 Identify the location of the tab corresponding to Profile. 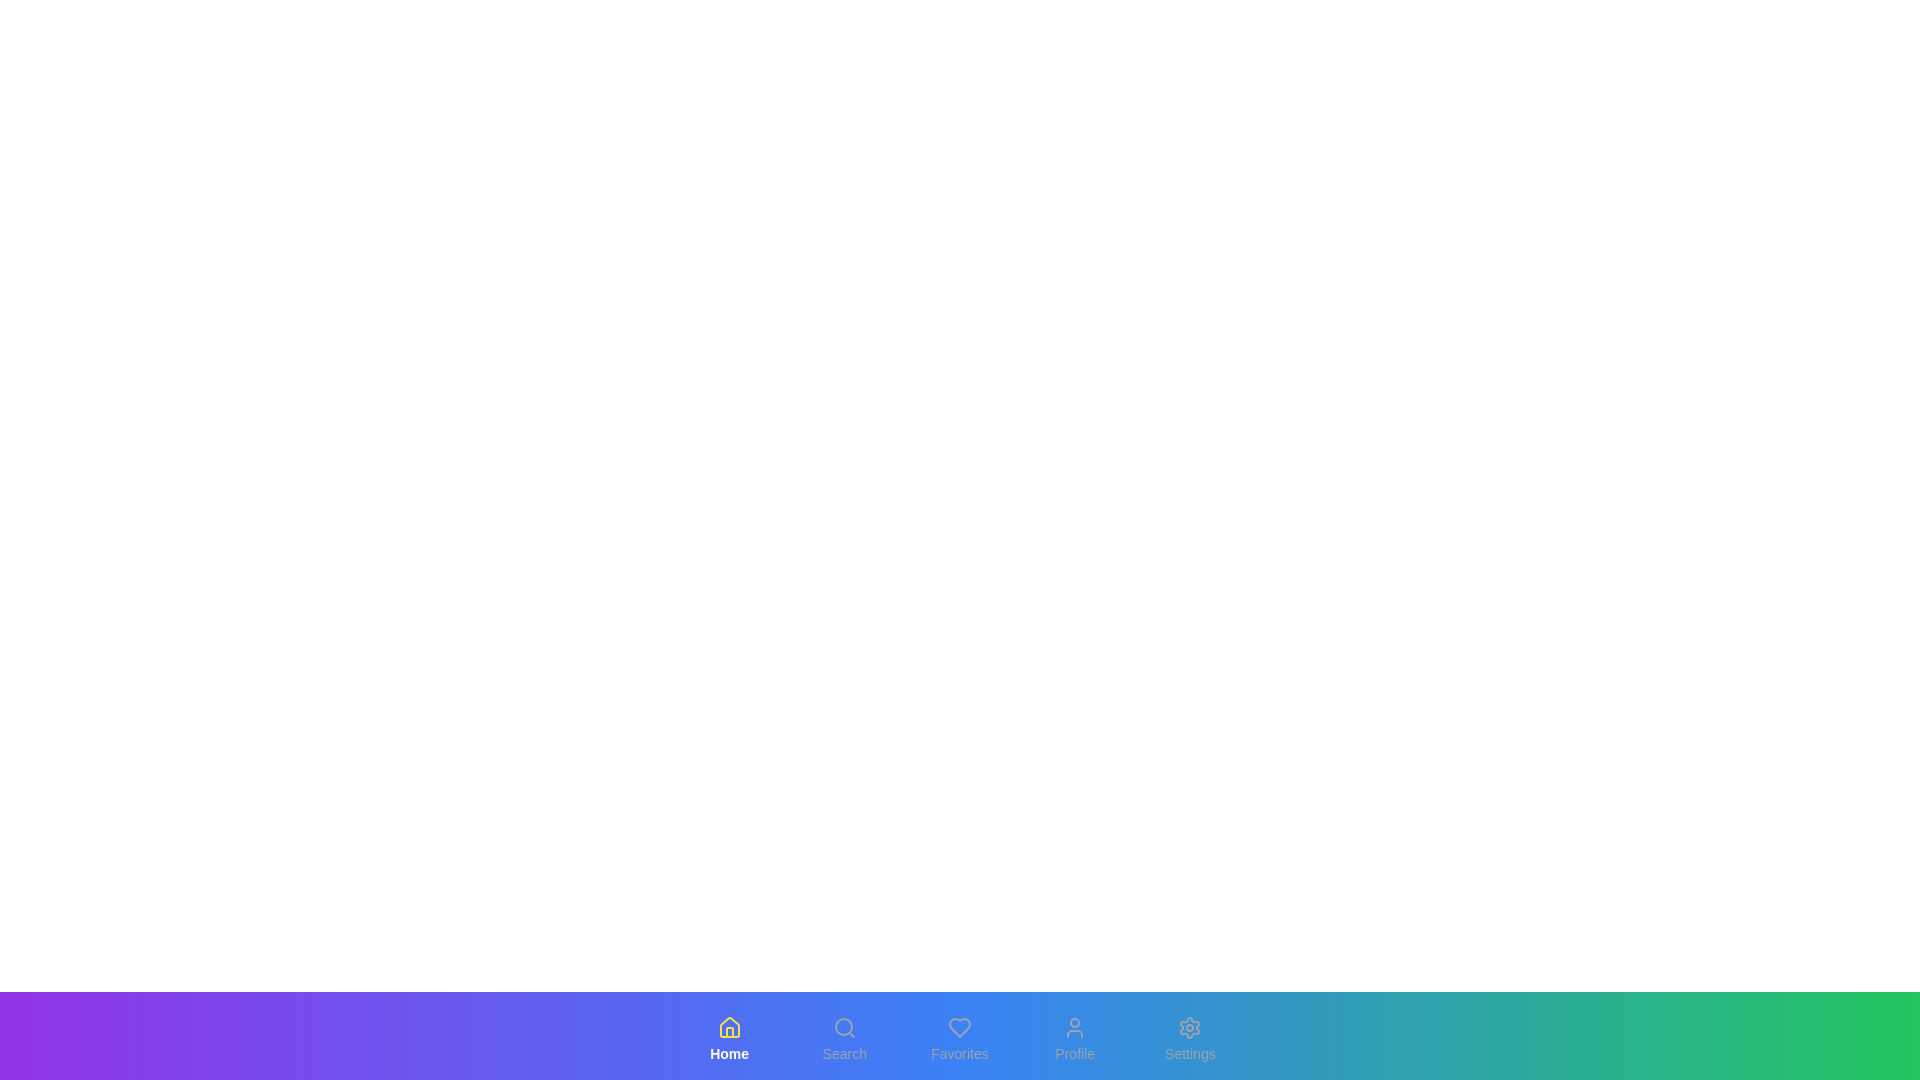
(1074, 1039).